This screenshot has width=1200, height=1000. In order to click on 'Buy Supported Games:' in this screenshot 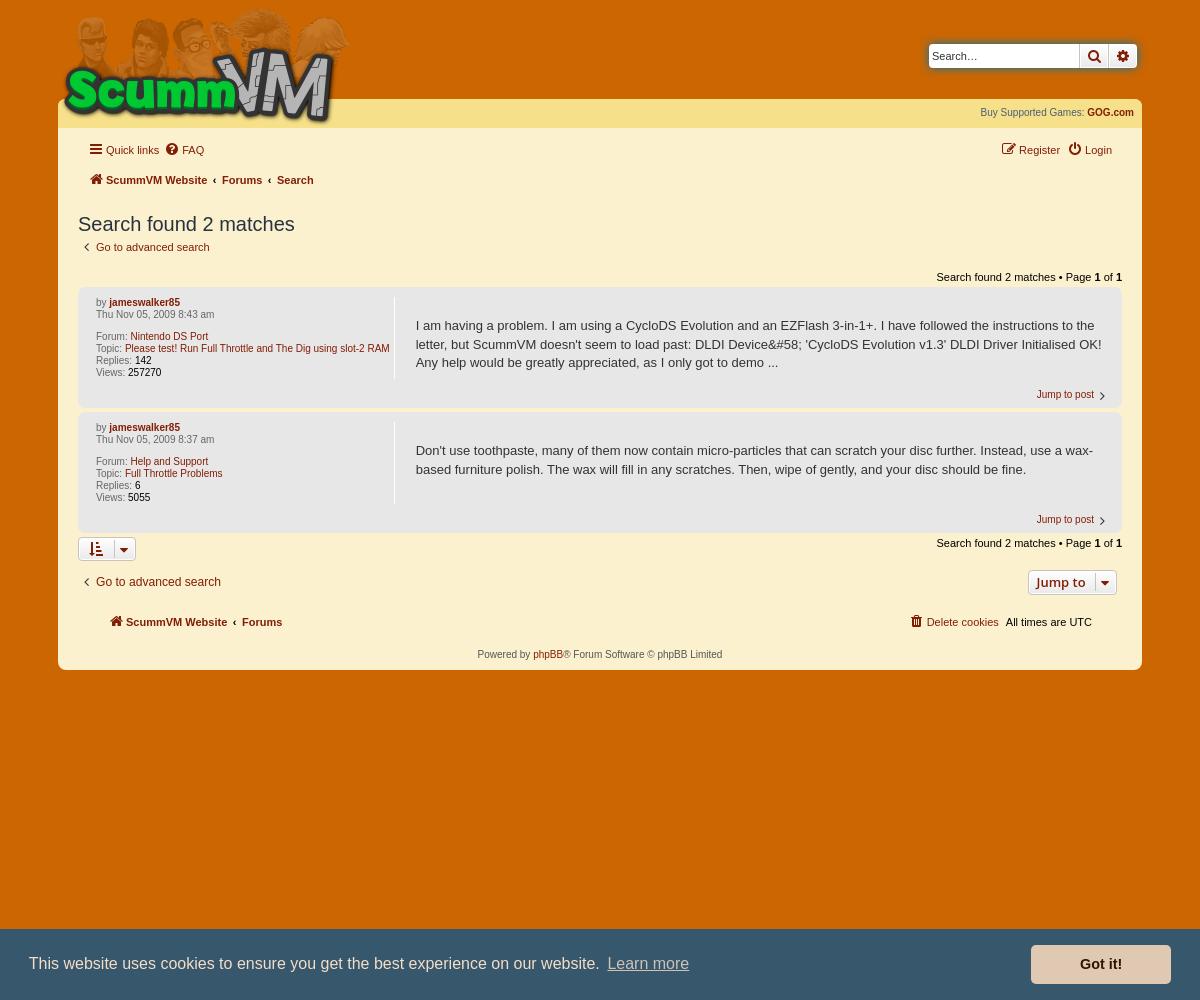, I will do `click(1033, 111)`.